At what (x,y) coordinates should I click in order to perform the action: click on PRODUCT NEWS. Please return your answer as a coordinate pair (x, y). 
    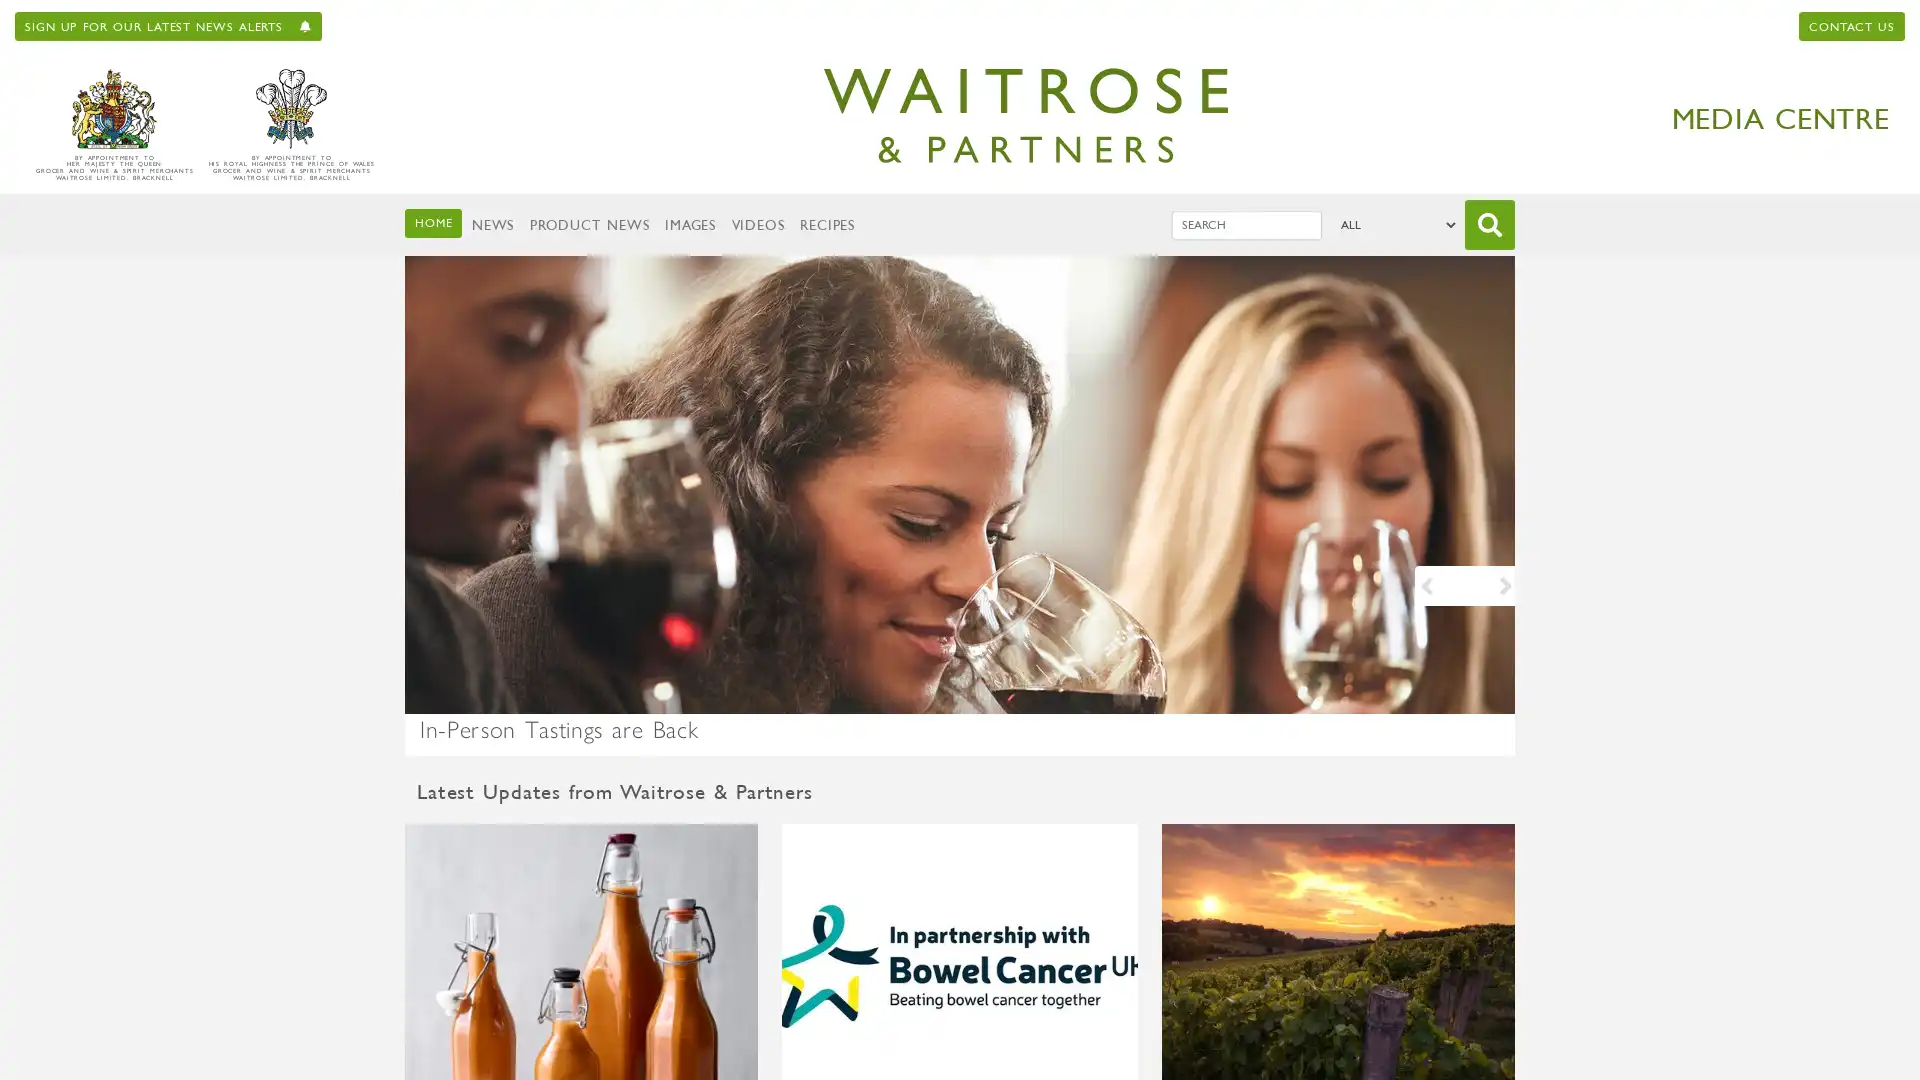
    Looking at the image, I should click on (588, 224).